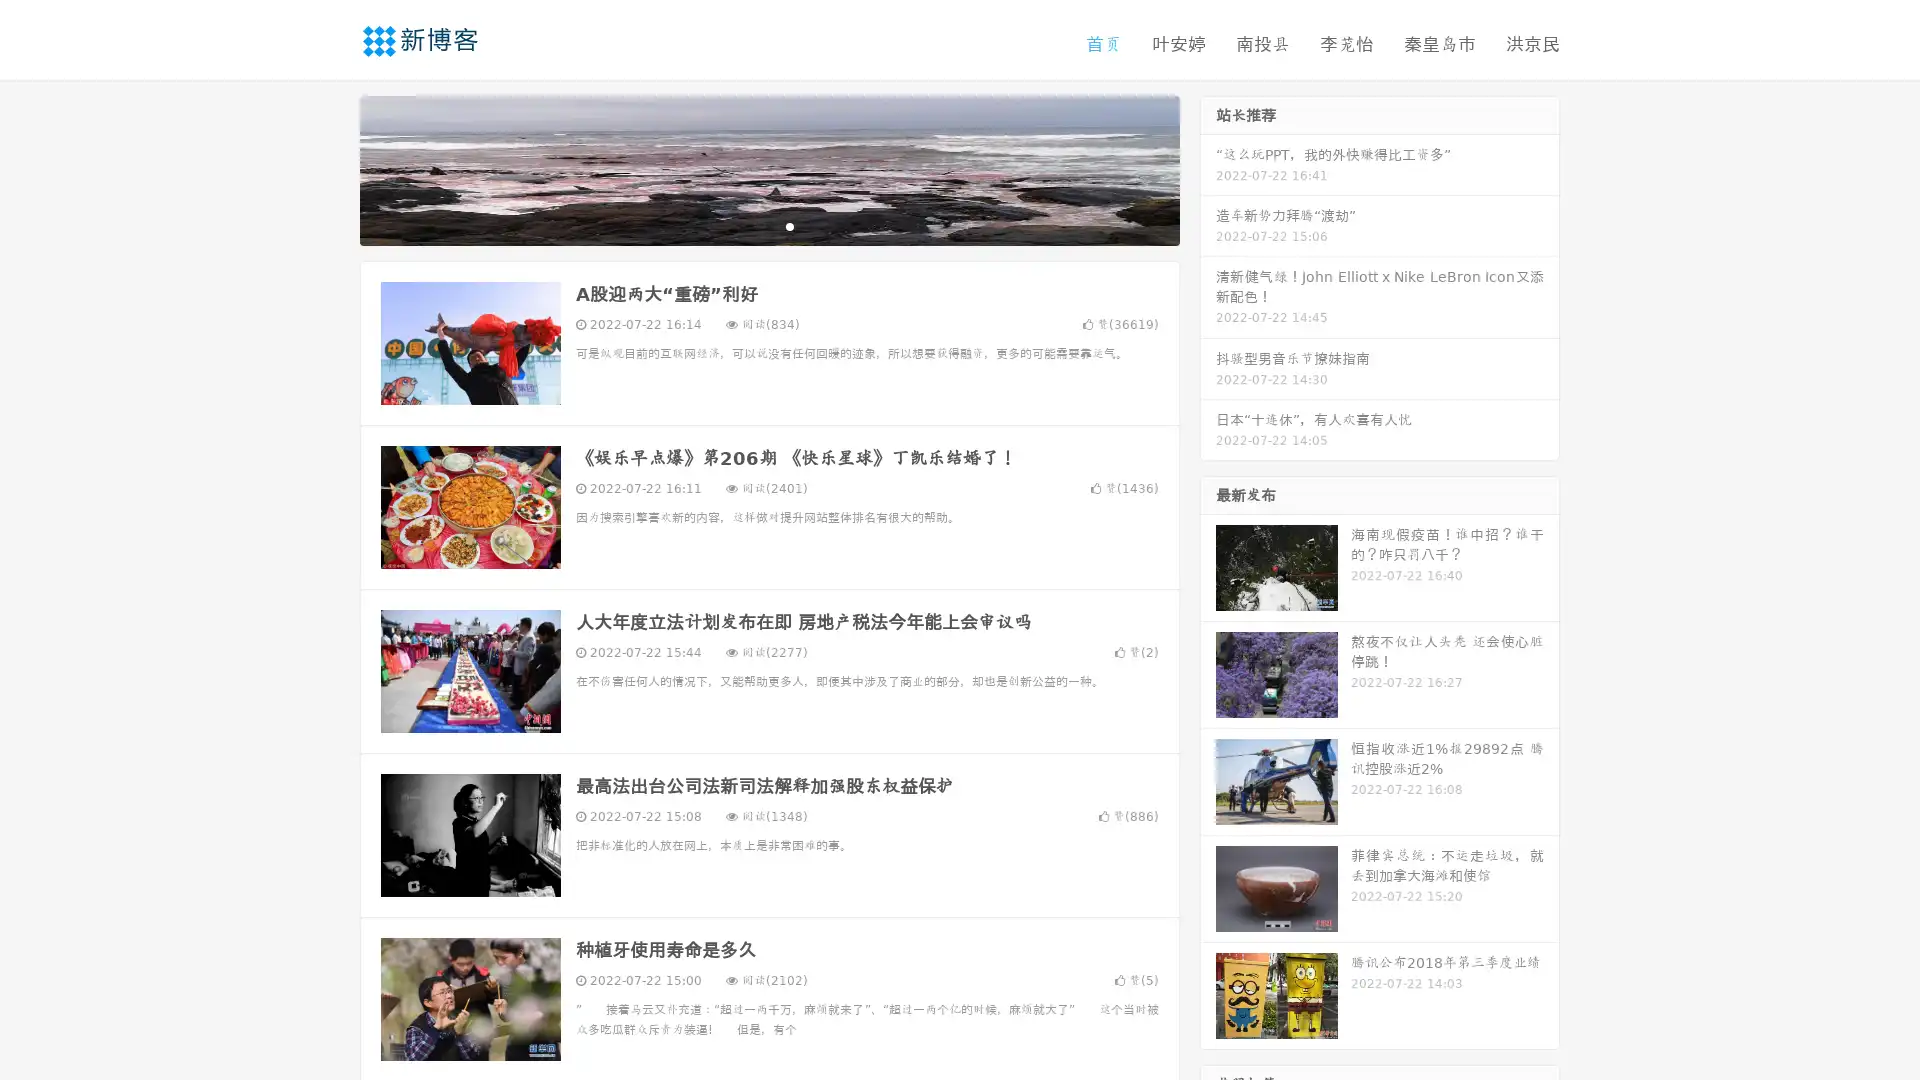  I want to click on Go to slide 3, so click(789, 225).